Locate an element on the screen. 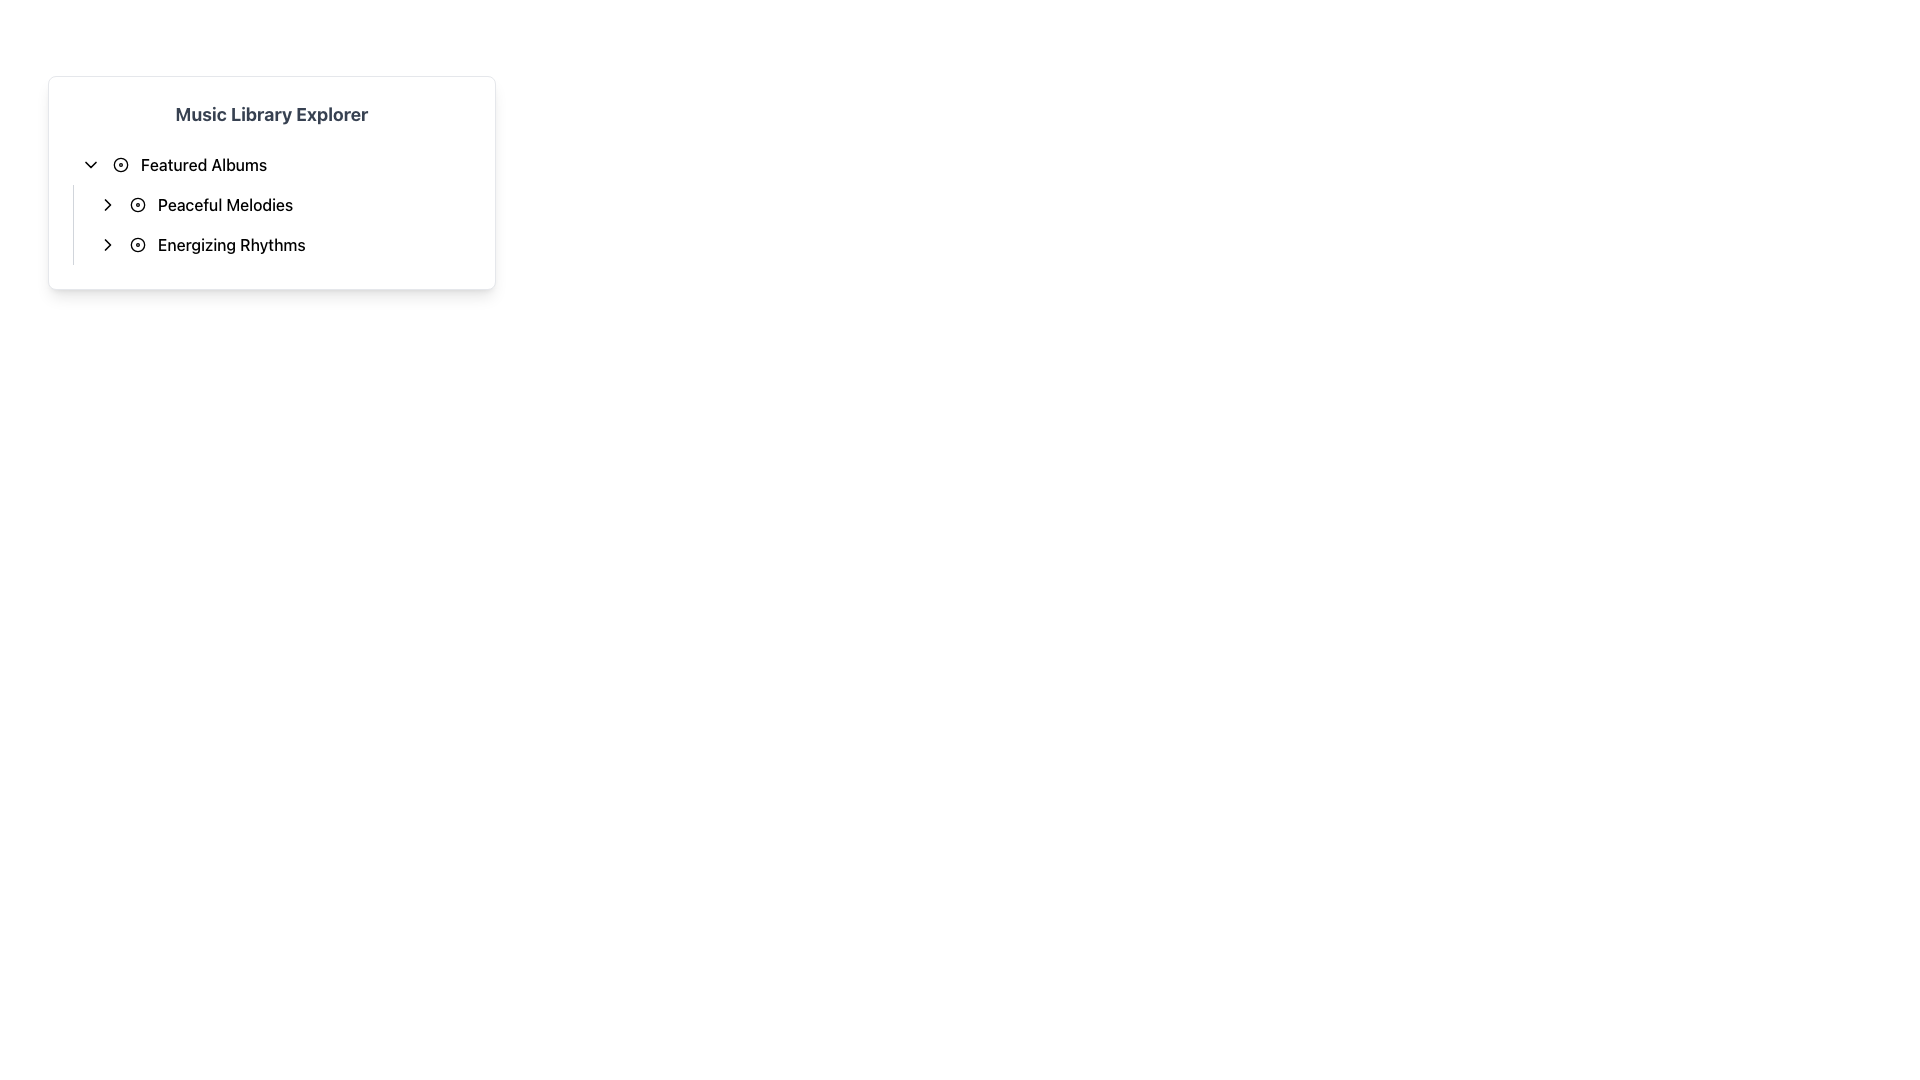 The width and height of the screenshot is (1920, 1080). the icon representing the 'Energizing Rhythms' menu item, which is the third element in the group and located next to a chevron pointing right is located at coordinates (137, 244).